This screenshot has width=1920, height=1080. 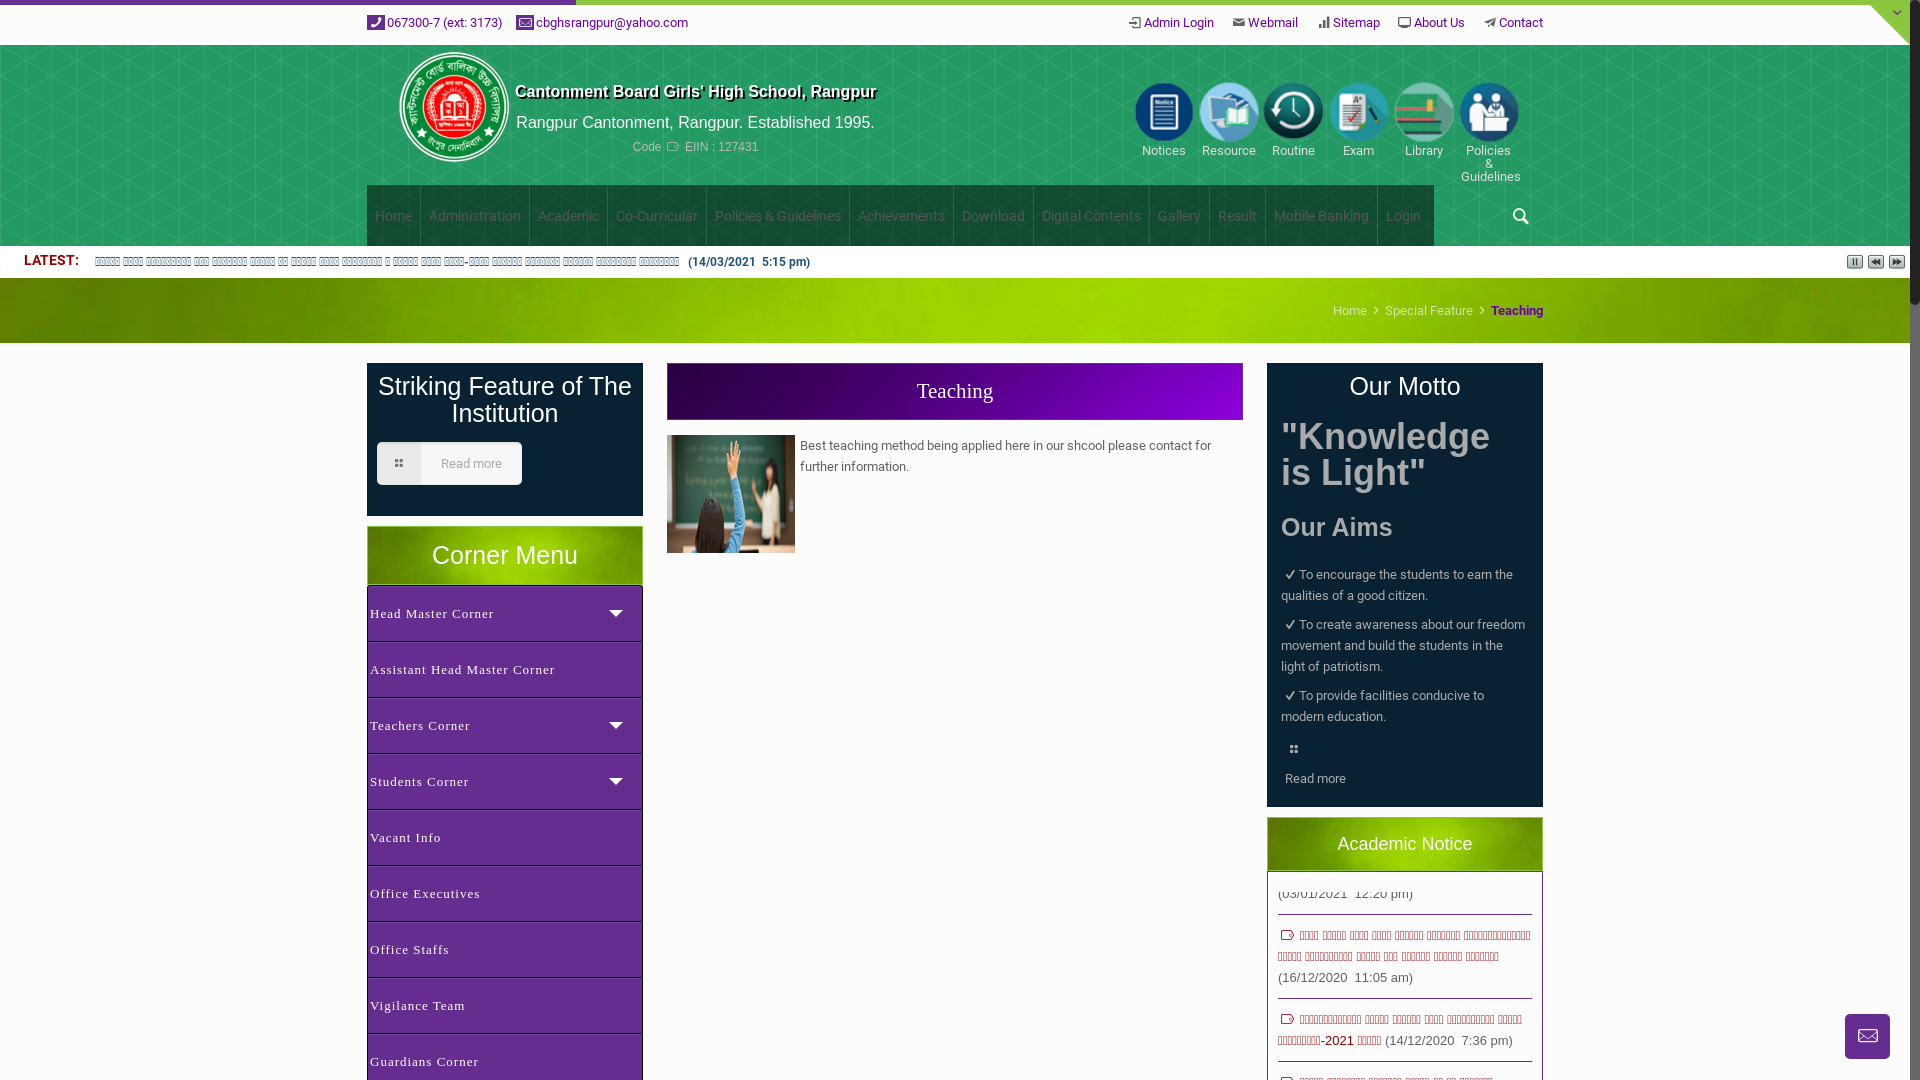 What do you see at coordinates (610, 22) in the screenshot?
I see `'cbghsrangpur@yahoo.com'` at bounding box center [610, 22].